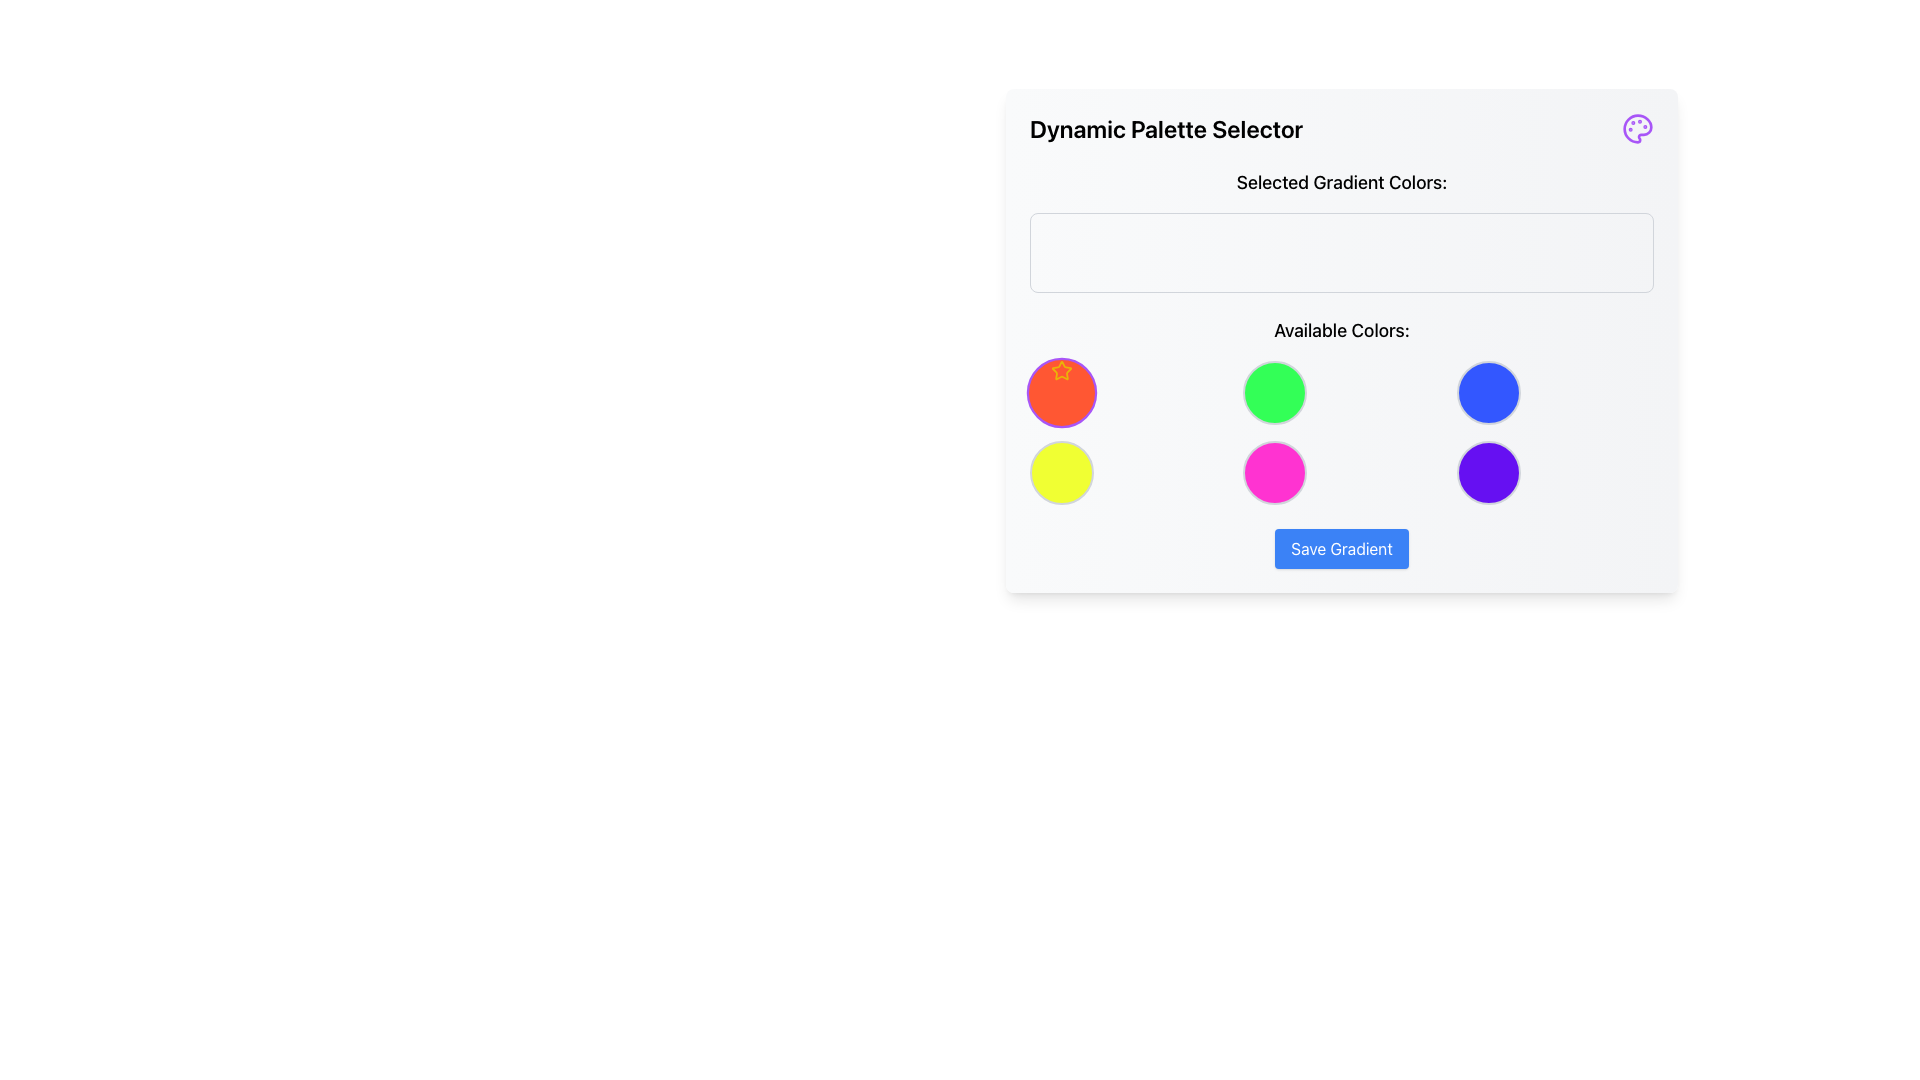 This screenshot has width=1920, height=1080. I want to click on the circular UI element with a vibrant yellow background and gray border, so click(1060, 473).